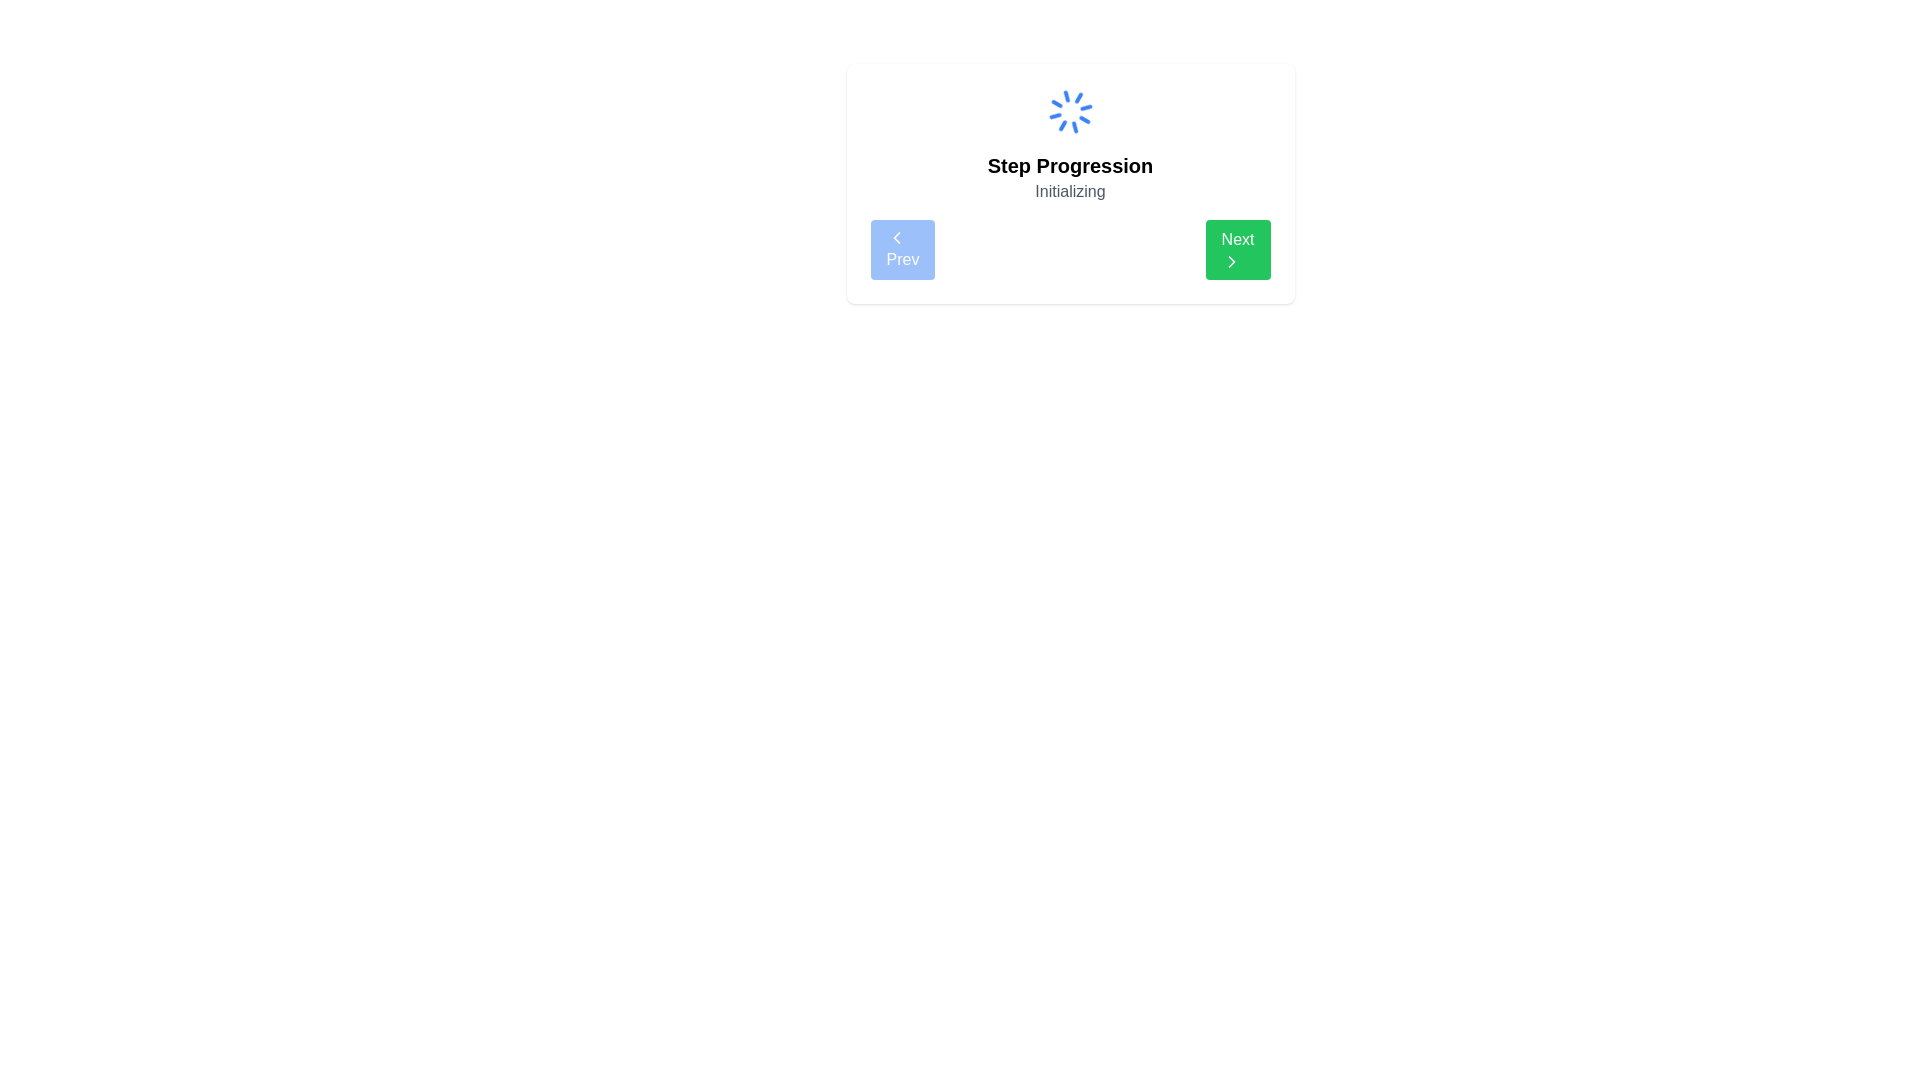  Describe the element at coordinates (1237, 249) in the screenshot. I see `the rectangular green button labeled 'Next' with a white text and an arrow icon to proceed` at that location.